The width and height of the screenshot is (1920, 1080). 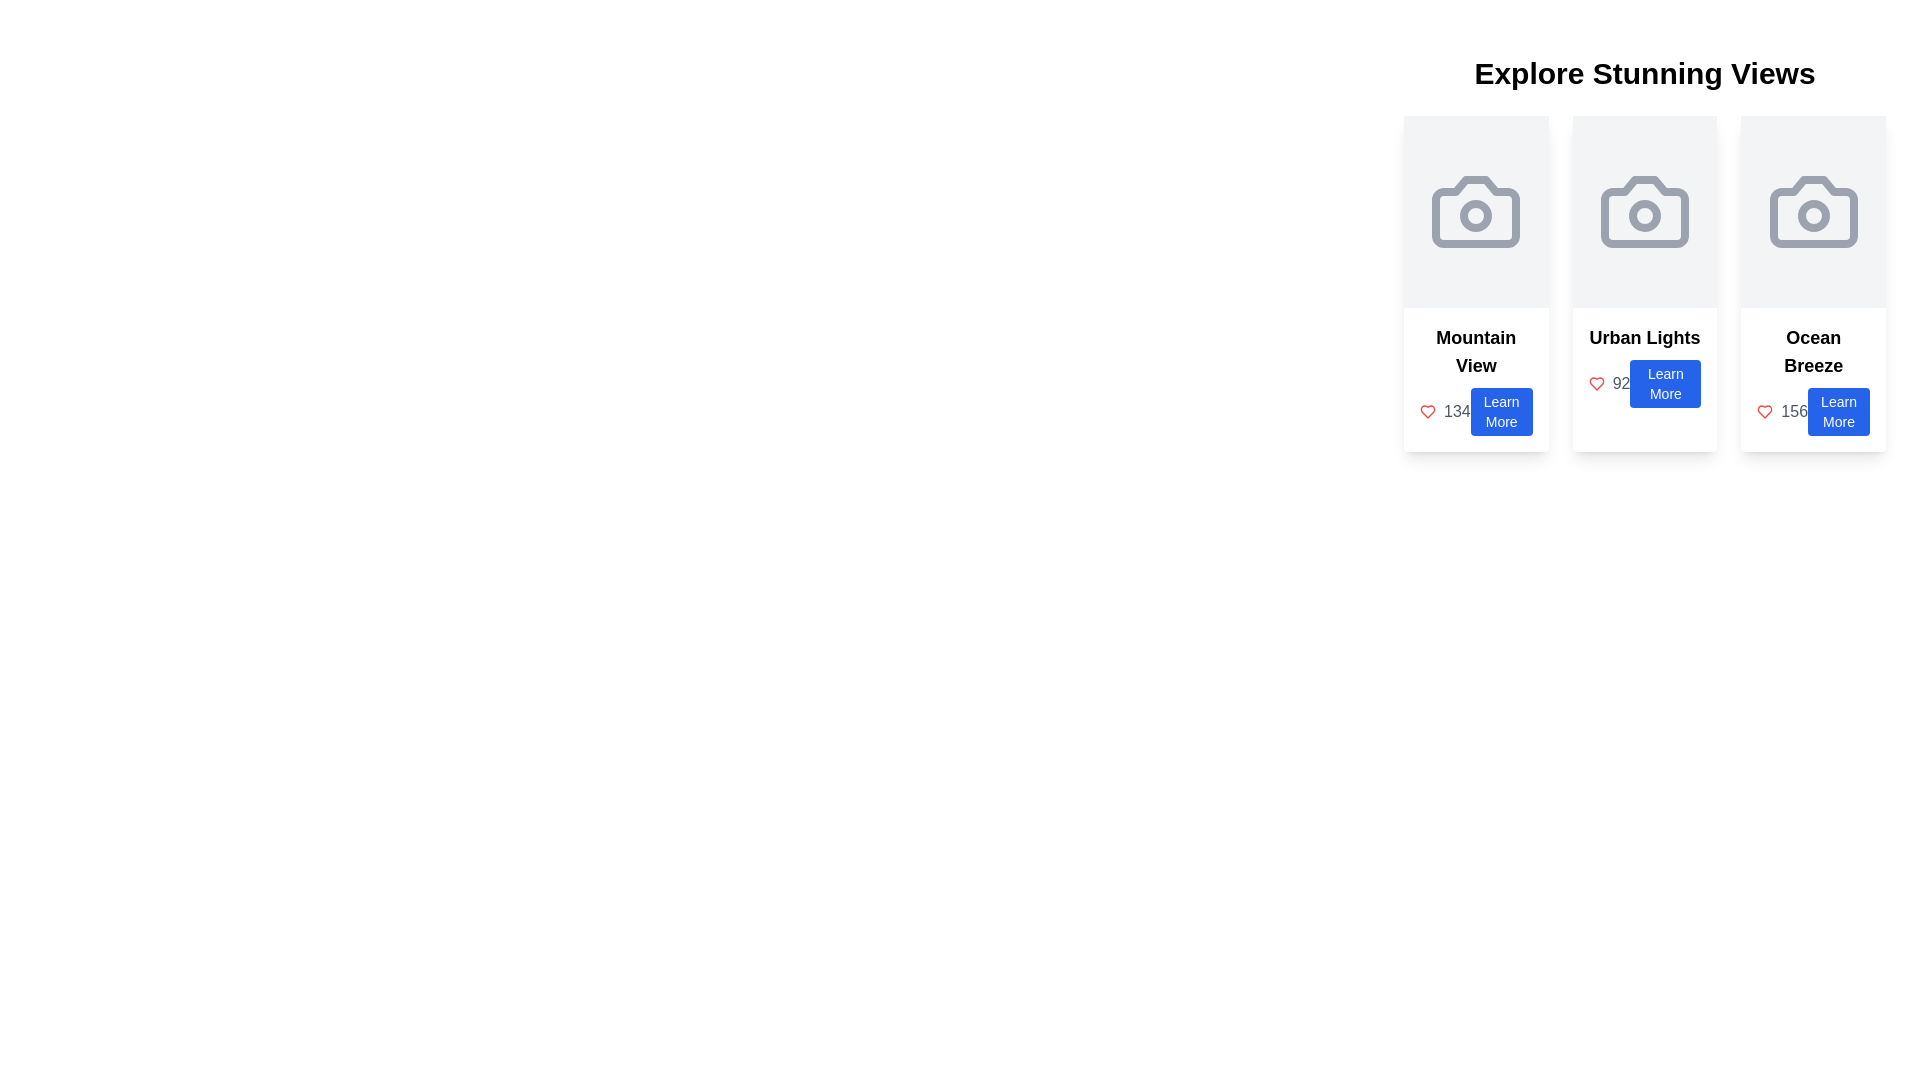 I want to click on the SVG Icon (Heart) that is red in color, representing a liked state, located to the left of the numeric text '156' within the 'Ocean Breeze' card, so click(x=1765, y=411).